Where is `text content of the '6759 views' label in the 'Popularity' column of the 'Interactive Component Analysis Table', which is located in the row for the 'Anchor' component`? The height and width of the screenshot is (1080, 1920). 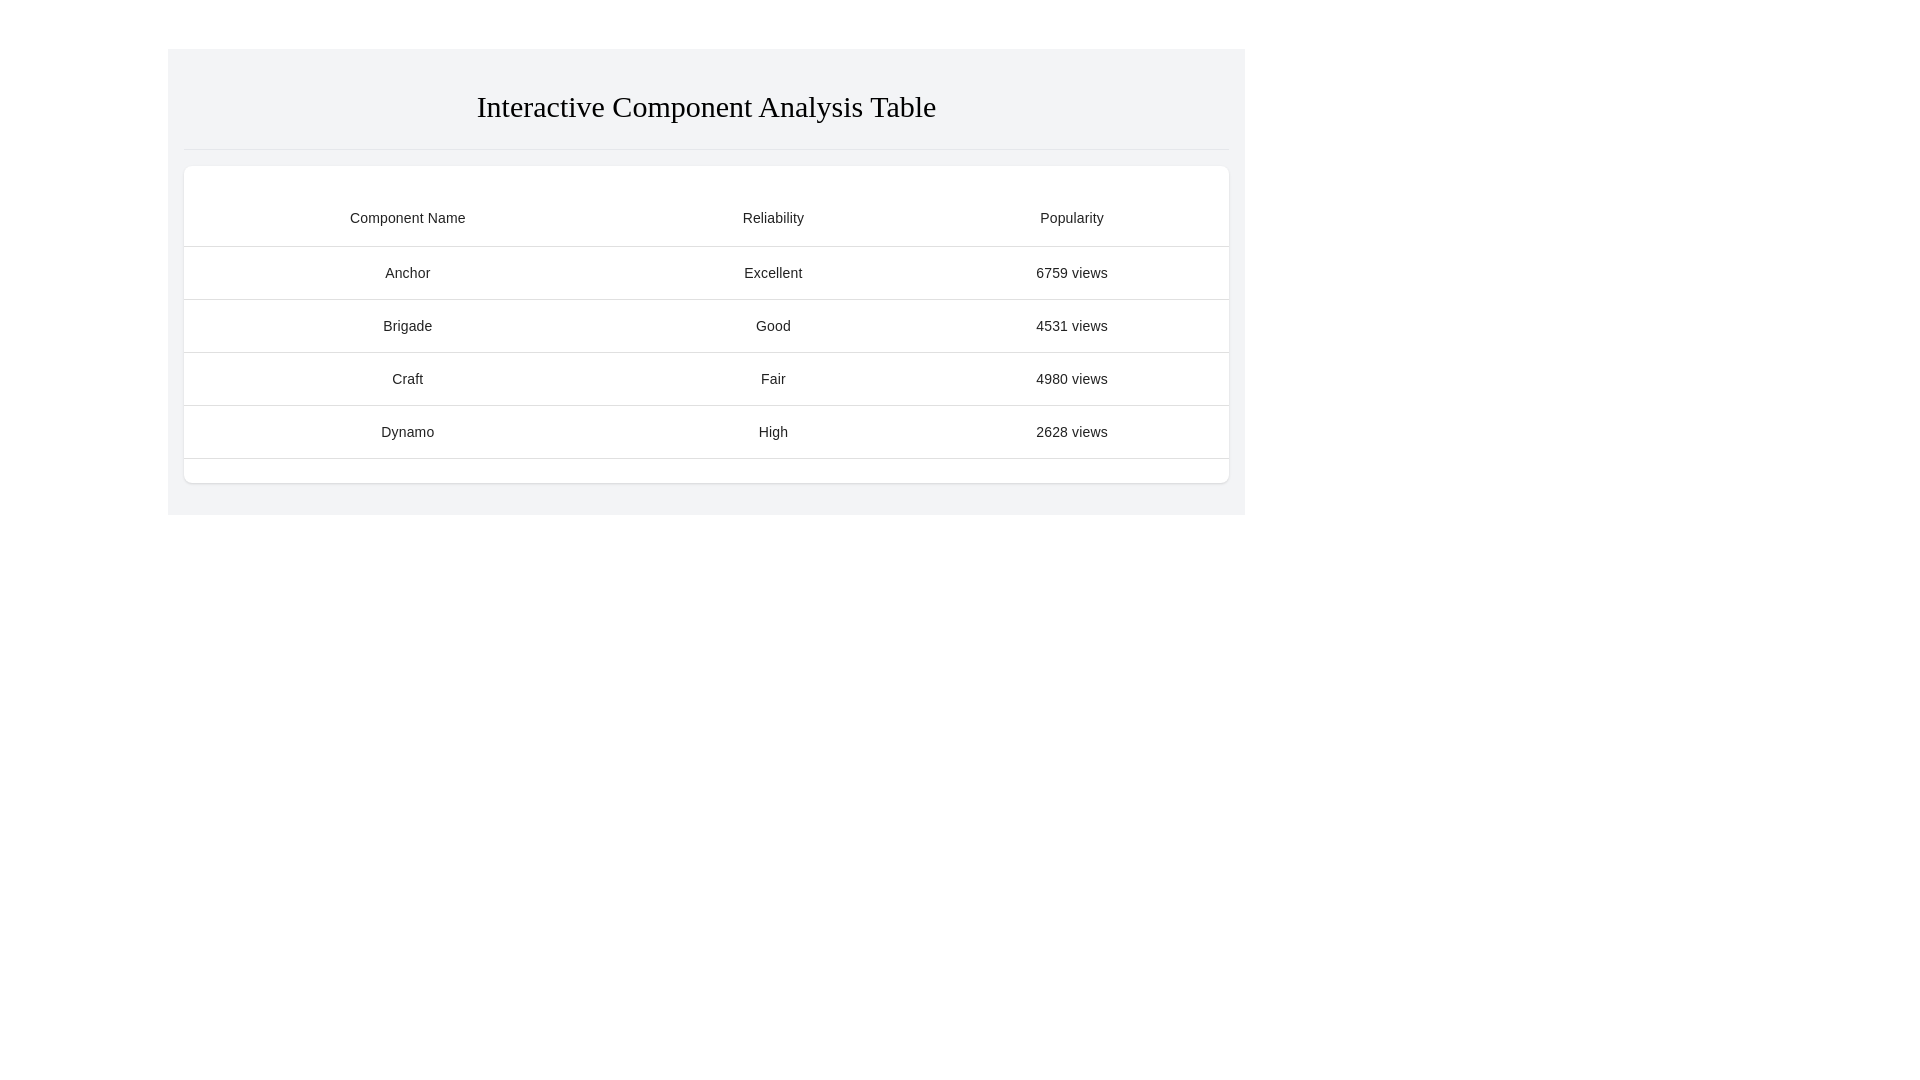 text content of the '6759 views' label in the 'Popularity' column of the 'Interactive Component Analysis Table', which is located in the row for the 'Anchor' component is located at coordinates (1071, 273).